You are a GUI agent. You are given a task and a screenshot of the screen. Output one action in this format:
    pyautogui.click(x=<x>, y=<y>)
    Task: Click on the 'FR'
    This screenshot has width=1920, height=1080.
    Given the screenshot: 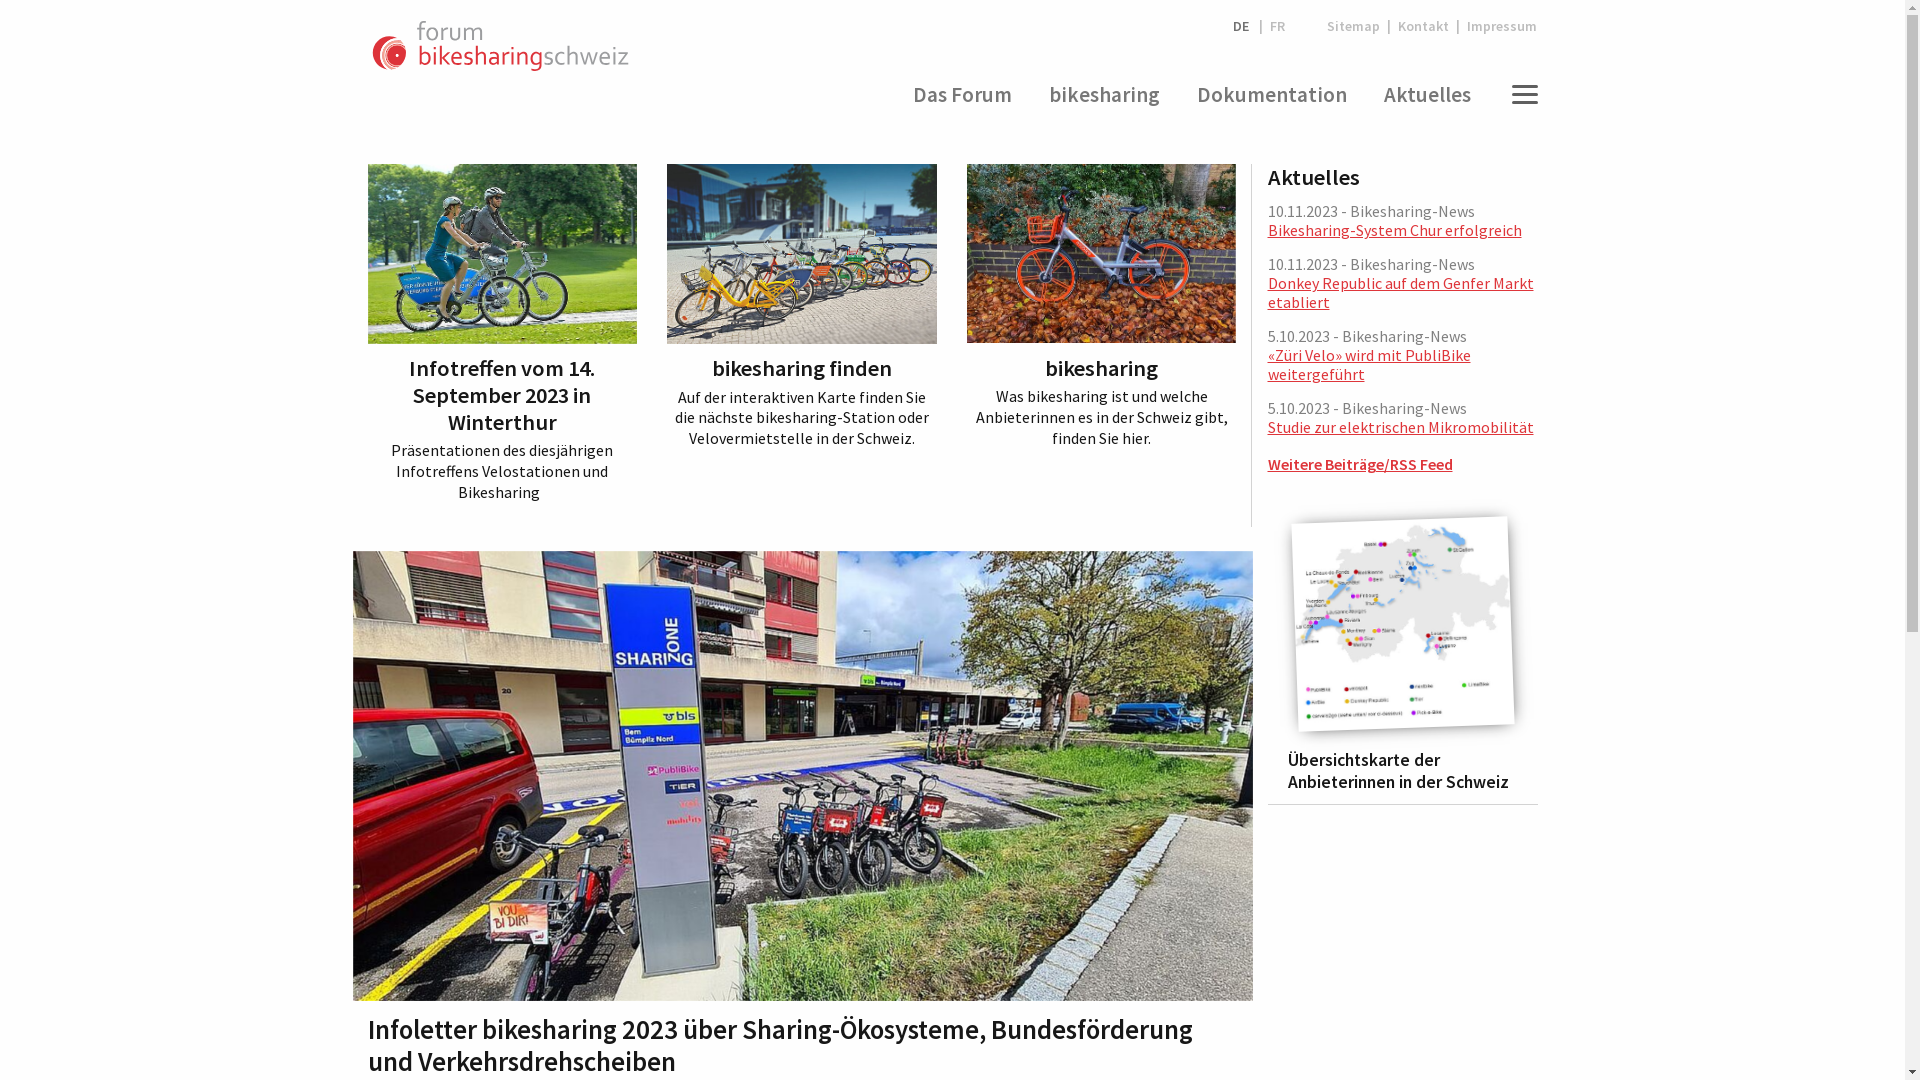 What is the action you would take?
    pyautogui.click(x=1276, y=26)
    